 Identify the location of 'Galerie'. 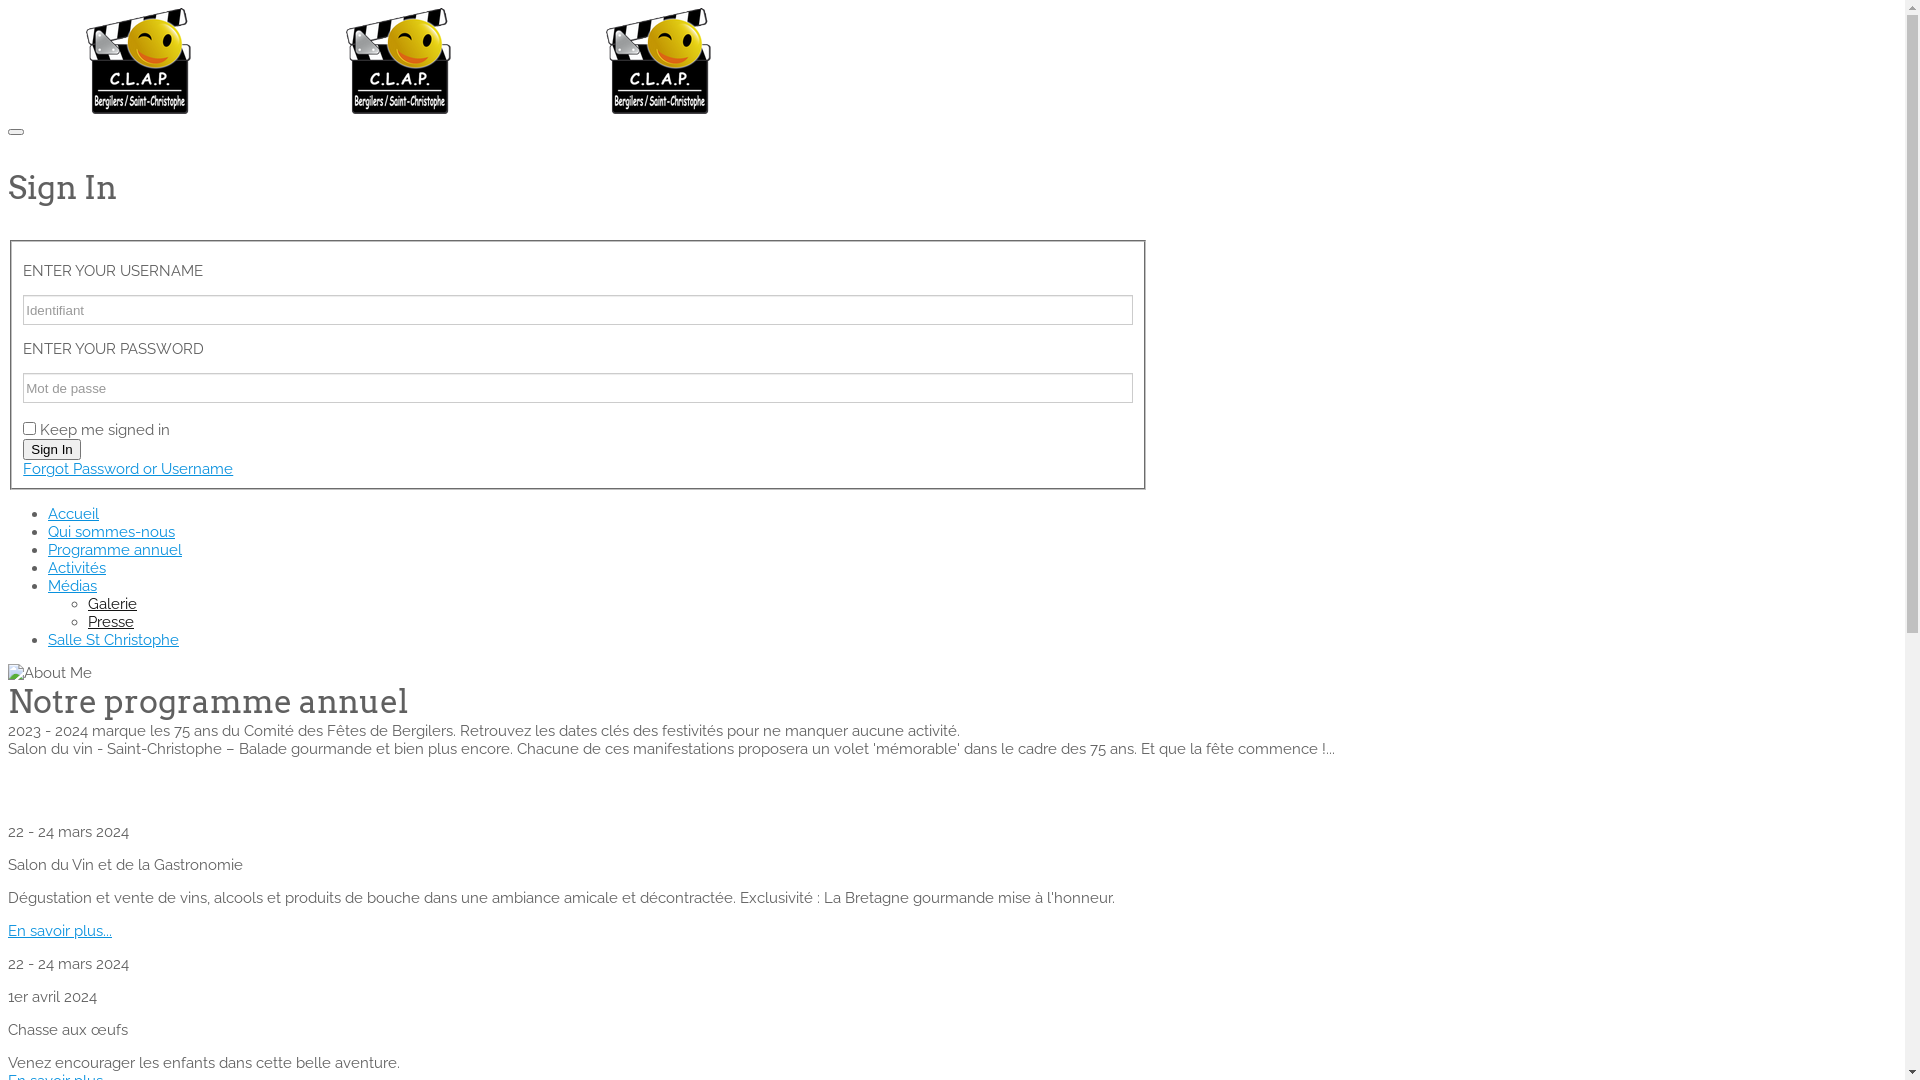
(111, 603).